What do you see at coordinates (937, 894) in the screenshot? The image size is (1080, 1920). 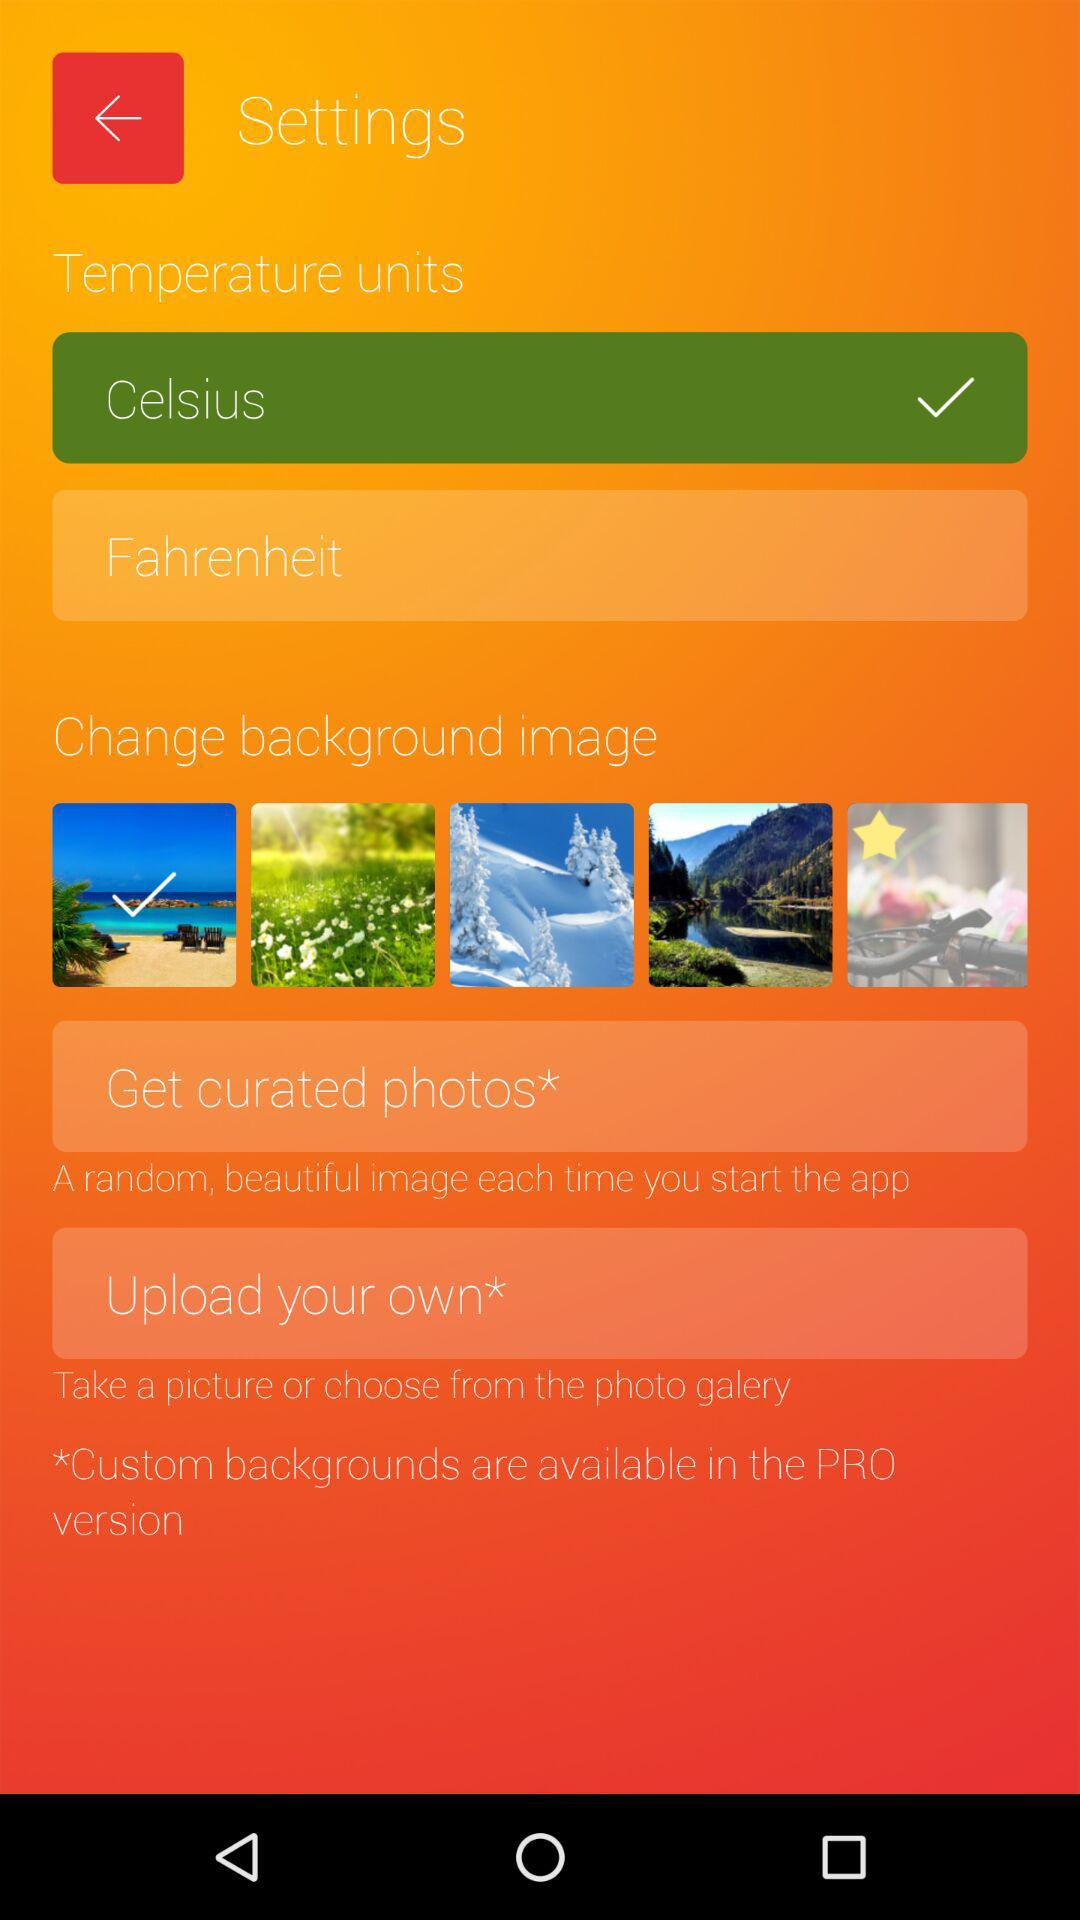 I see `the item below the change background image icon` at bounding box center [937, 894].